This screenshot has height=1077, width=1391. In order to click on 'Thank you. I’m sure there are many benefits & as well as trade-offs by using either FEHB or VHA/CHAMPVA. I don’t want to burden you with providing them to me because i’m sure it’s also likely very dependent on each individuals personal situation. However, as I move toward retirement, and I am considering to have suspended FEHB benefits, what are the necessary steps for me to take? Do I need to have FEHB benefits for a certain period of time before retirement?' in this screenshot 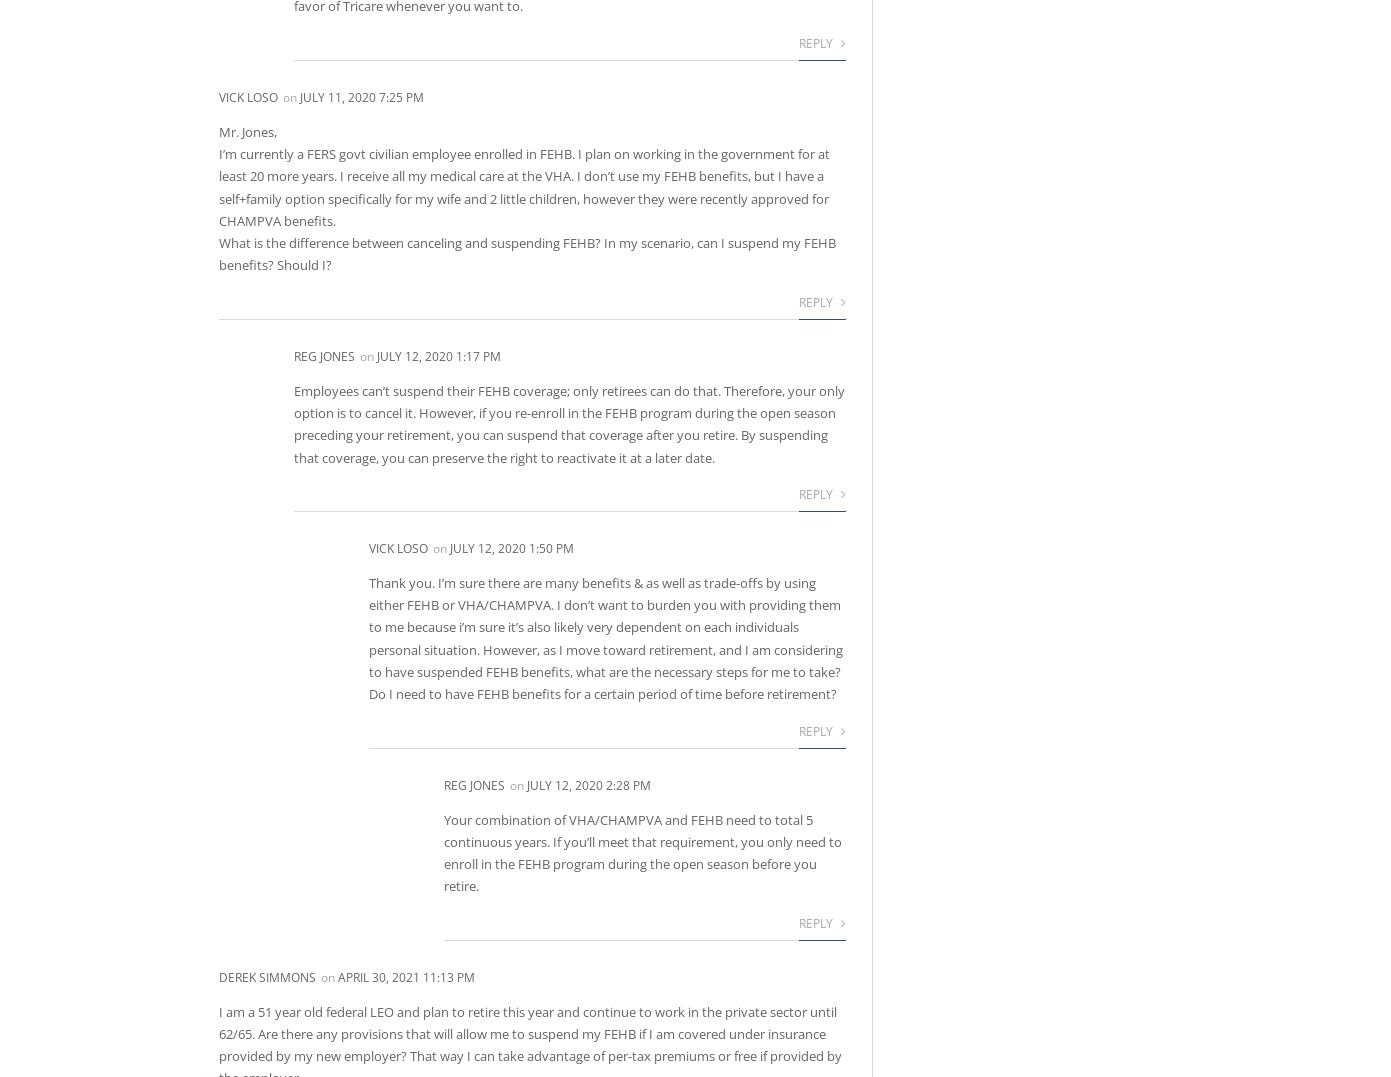, I will do `click(605, 638)`.